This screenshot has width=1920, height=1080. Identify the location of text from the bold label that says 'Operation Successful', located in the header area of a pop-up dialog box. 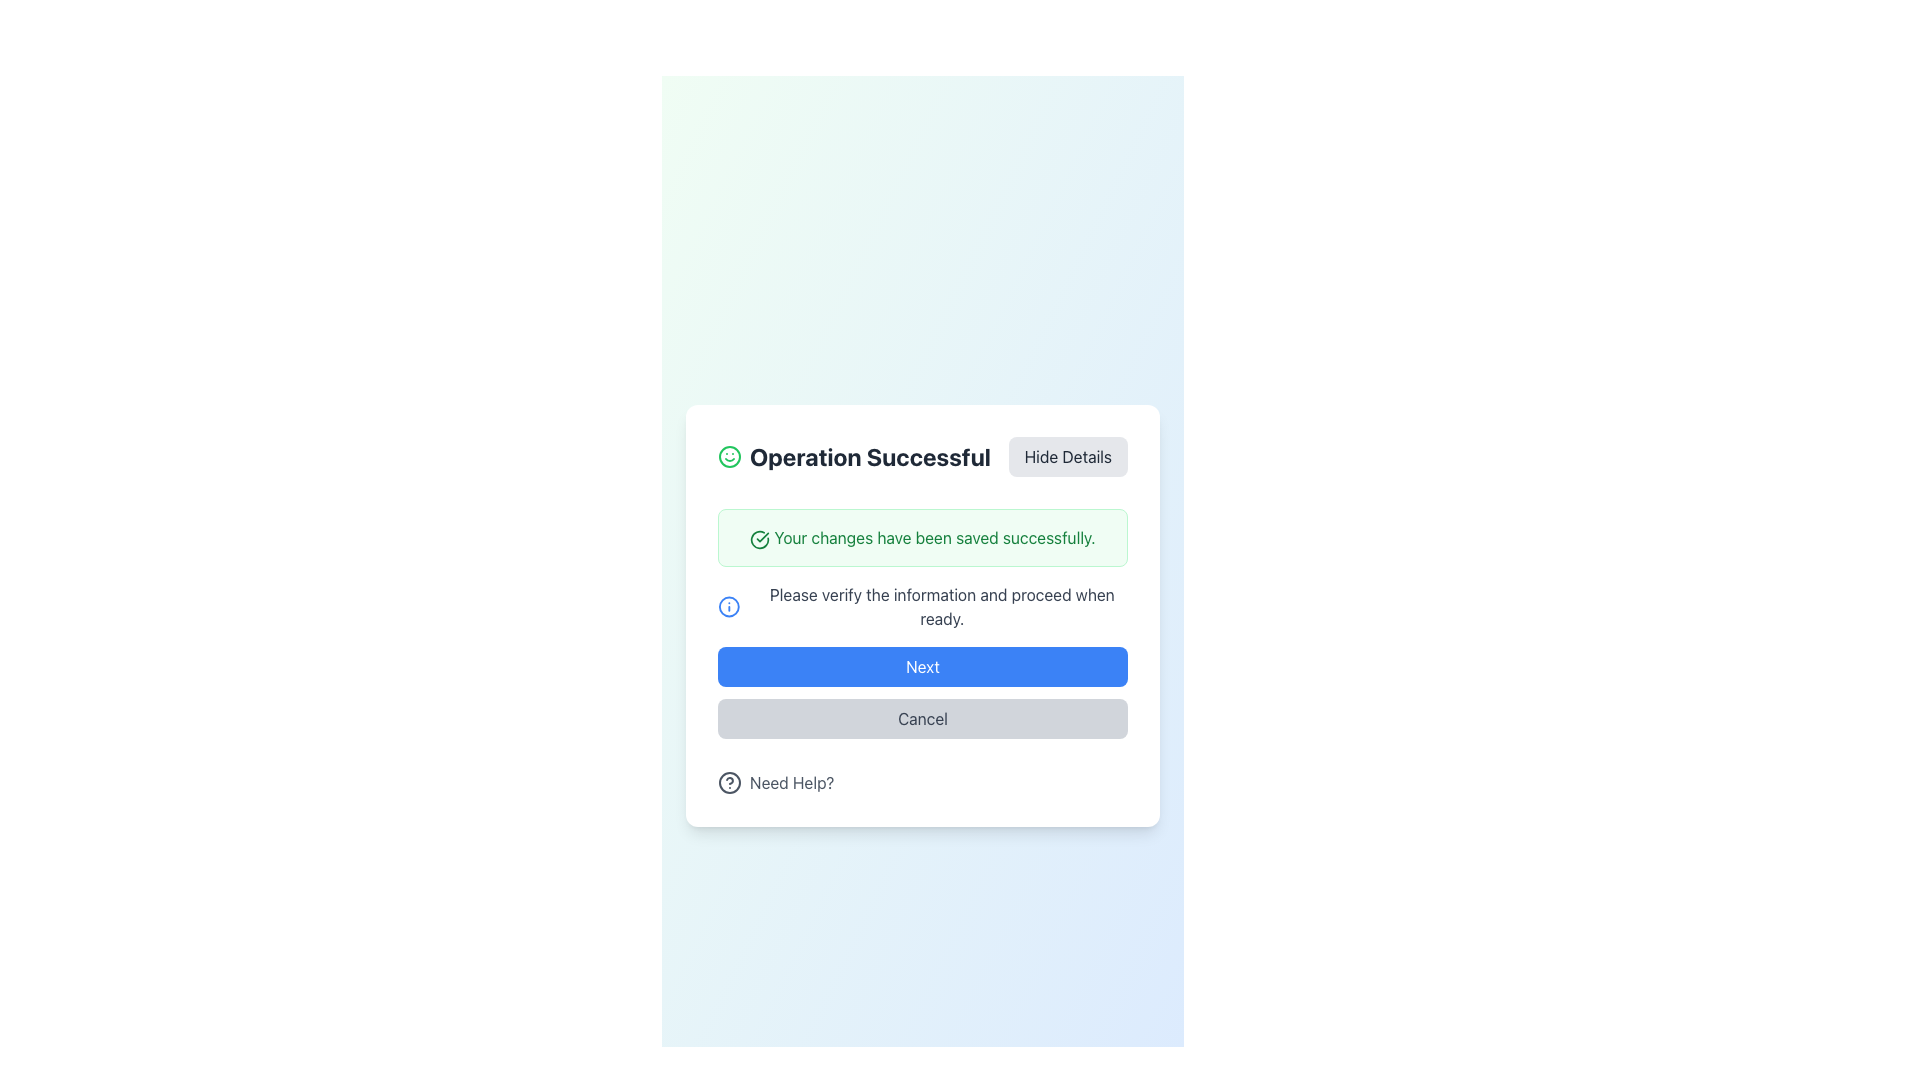
(854, 456).